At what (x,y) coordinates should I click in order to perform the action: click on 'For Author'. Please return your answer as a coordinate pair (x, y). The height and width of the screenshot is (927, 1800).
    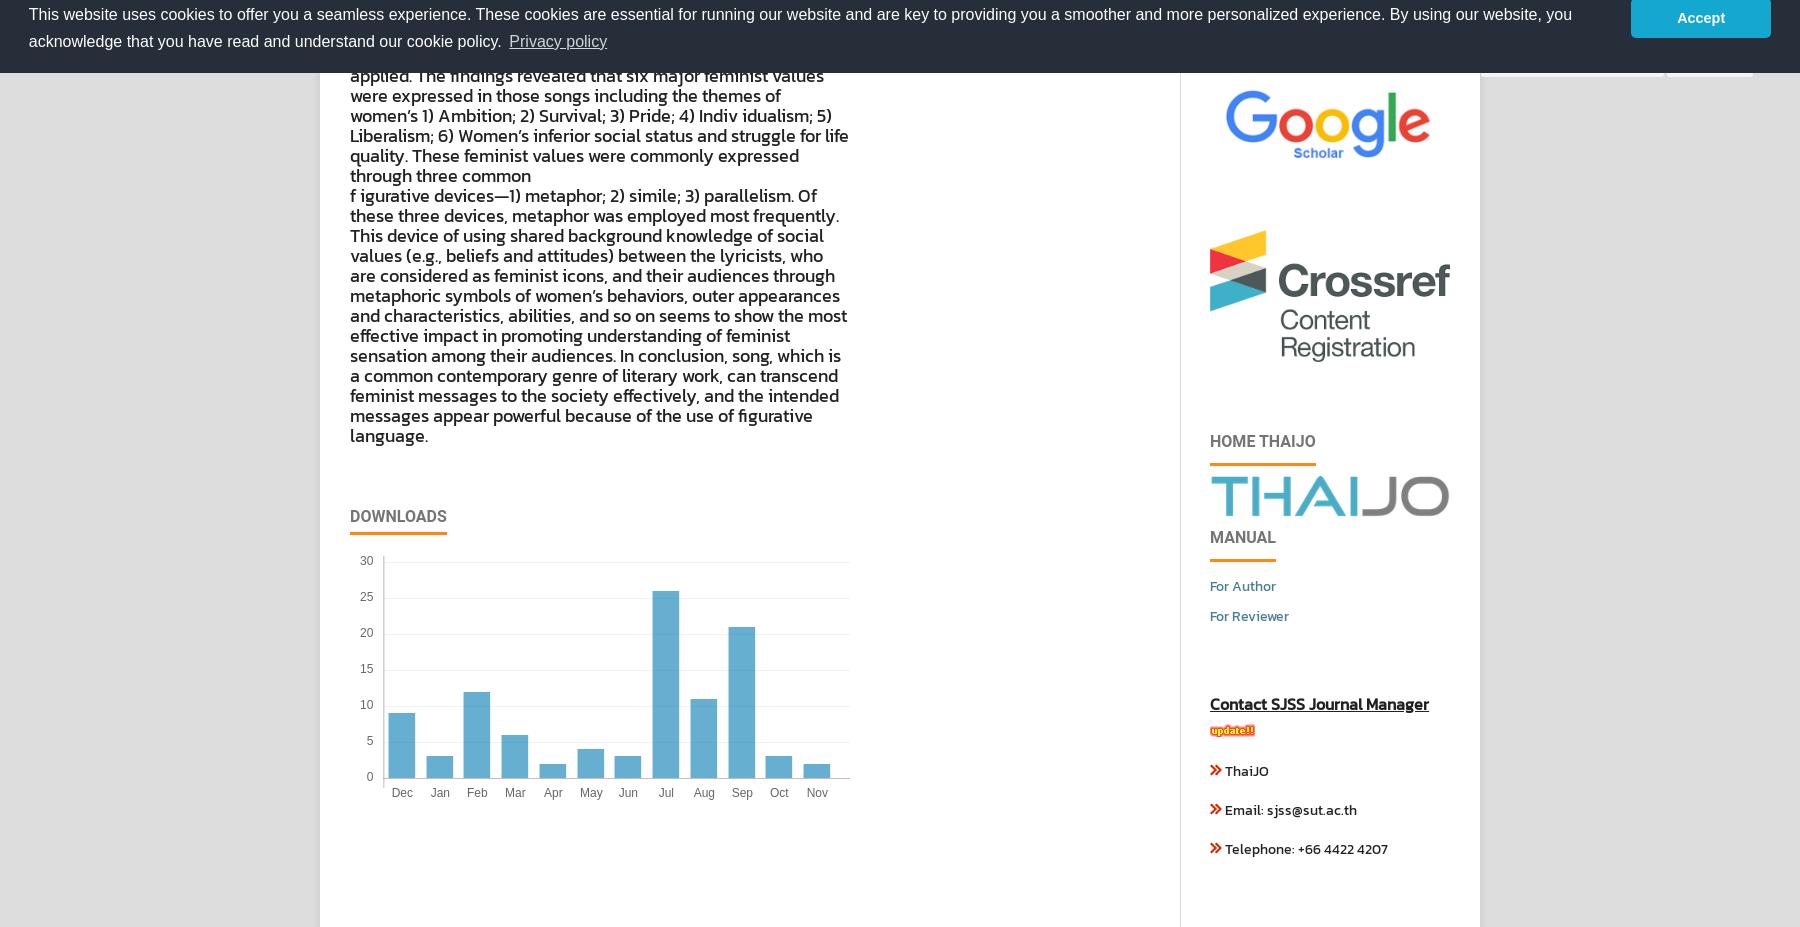
    Looking at the image, I should click on (1243, 586).